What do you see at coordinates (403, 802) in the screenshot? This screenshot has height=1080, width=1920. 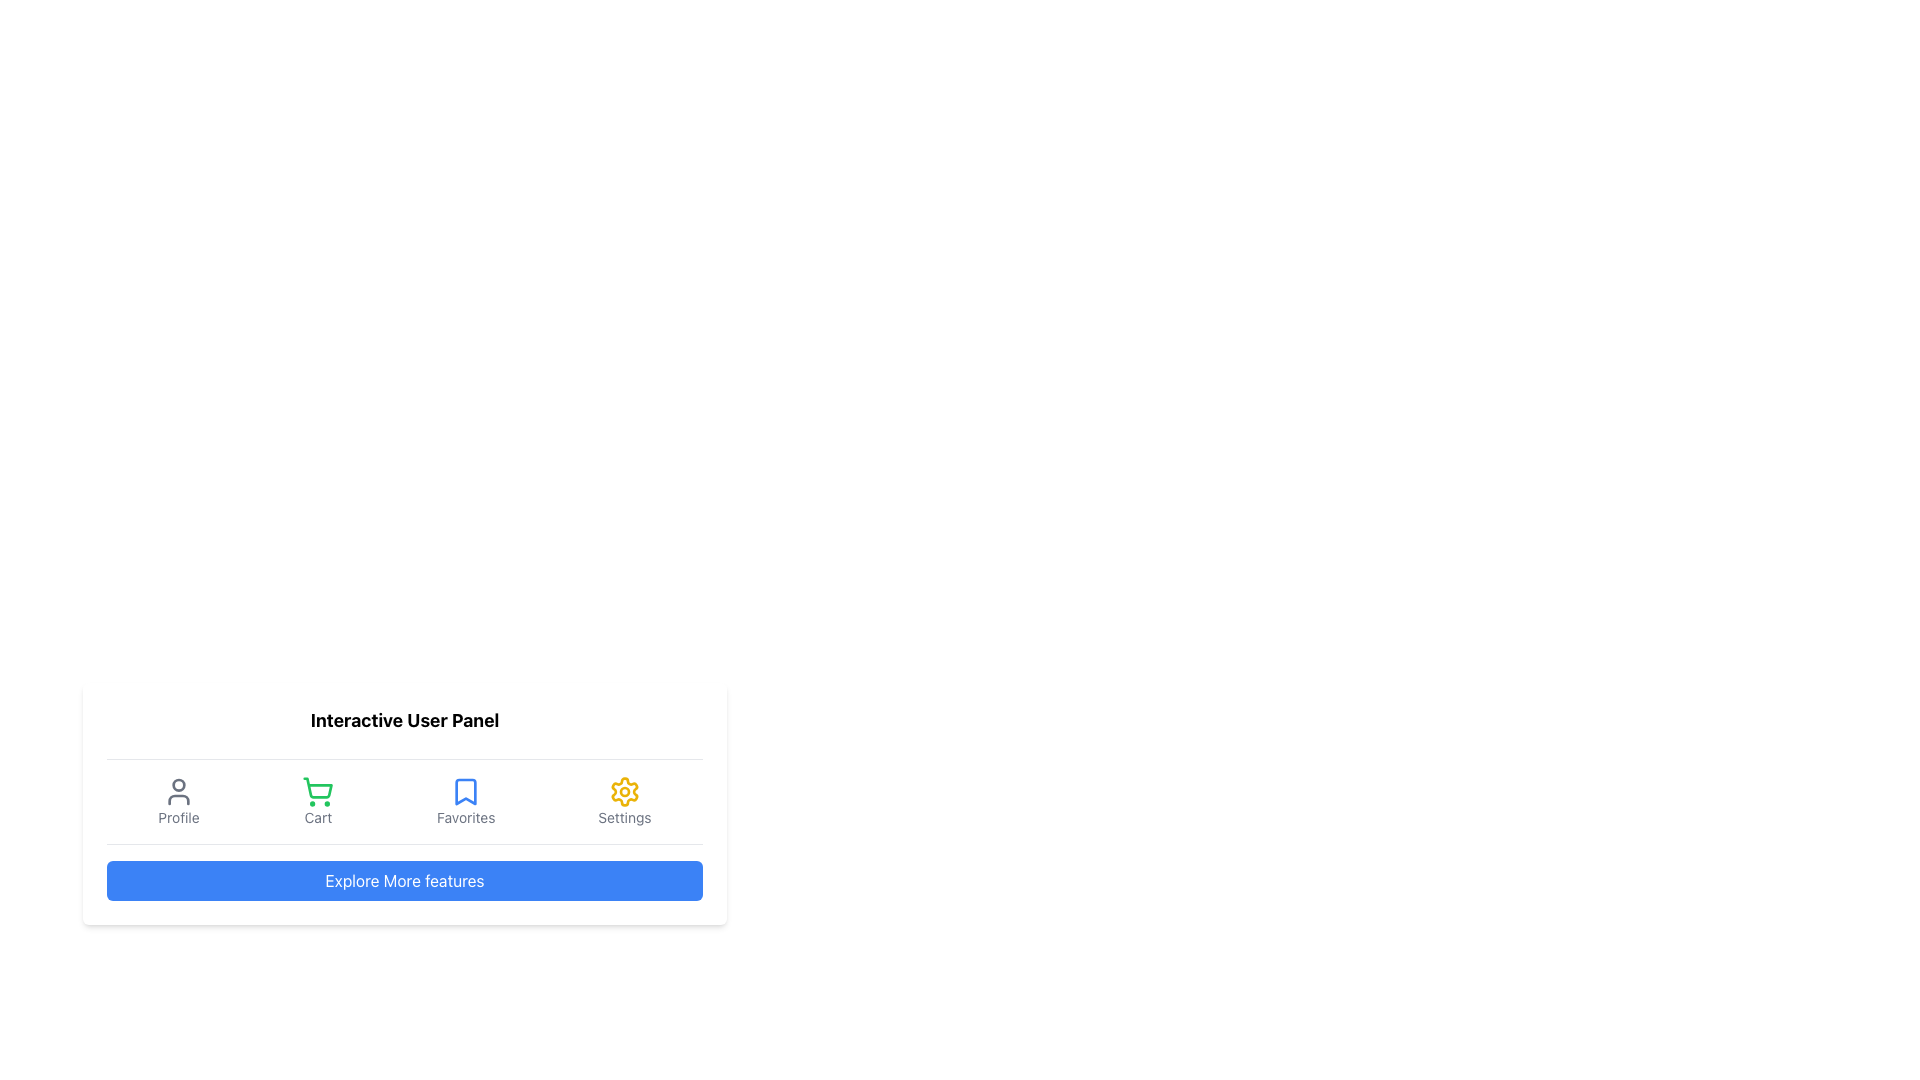 I see `the 'Favorites' button located in the composite panel for accessing saved items` at bounding box center [403, 802].